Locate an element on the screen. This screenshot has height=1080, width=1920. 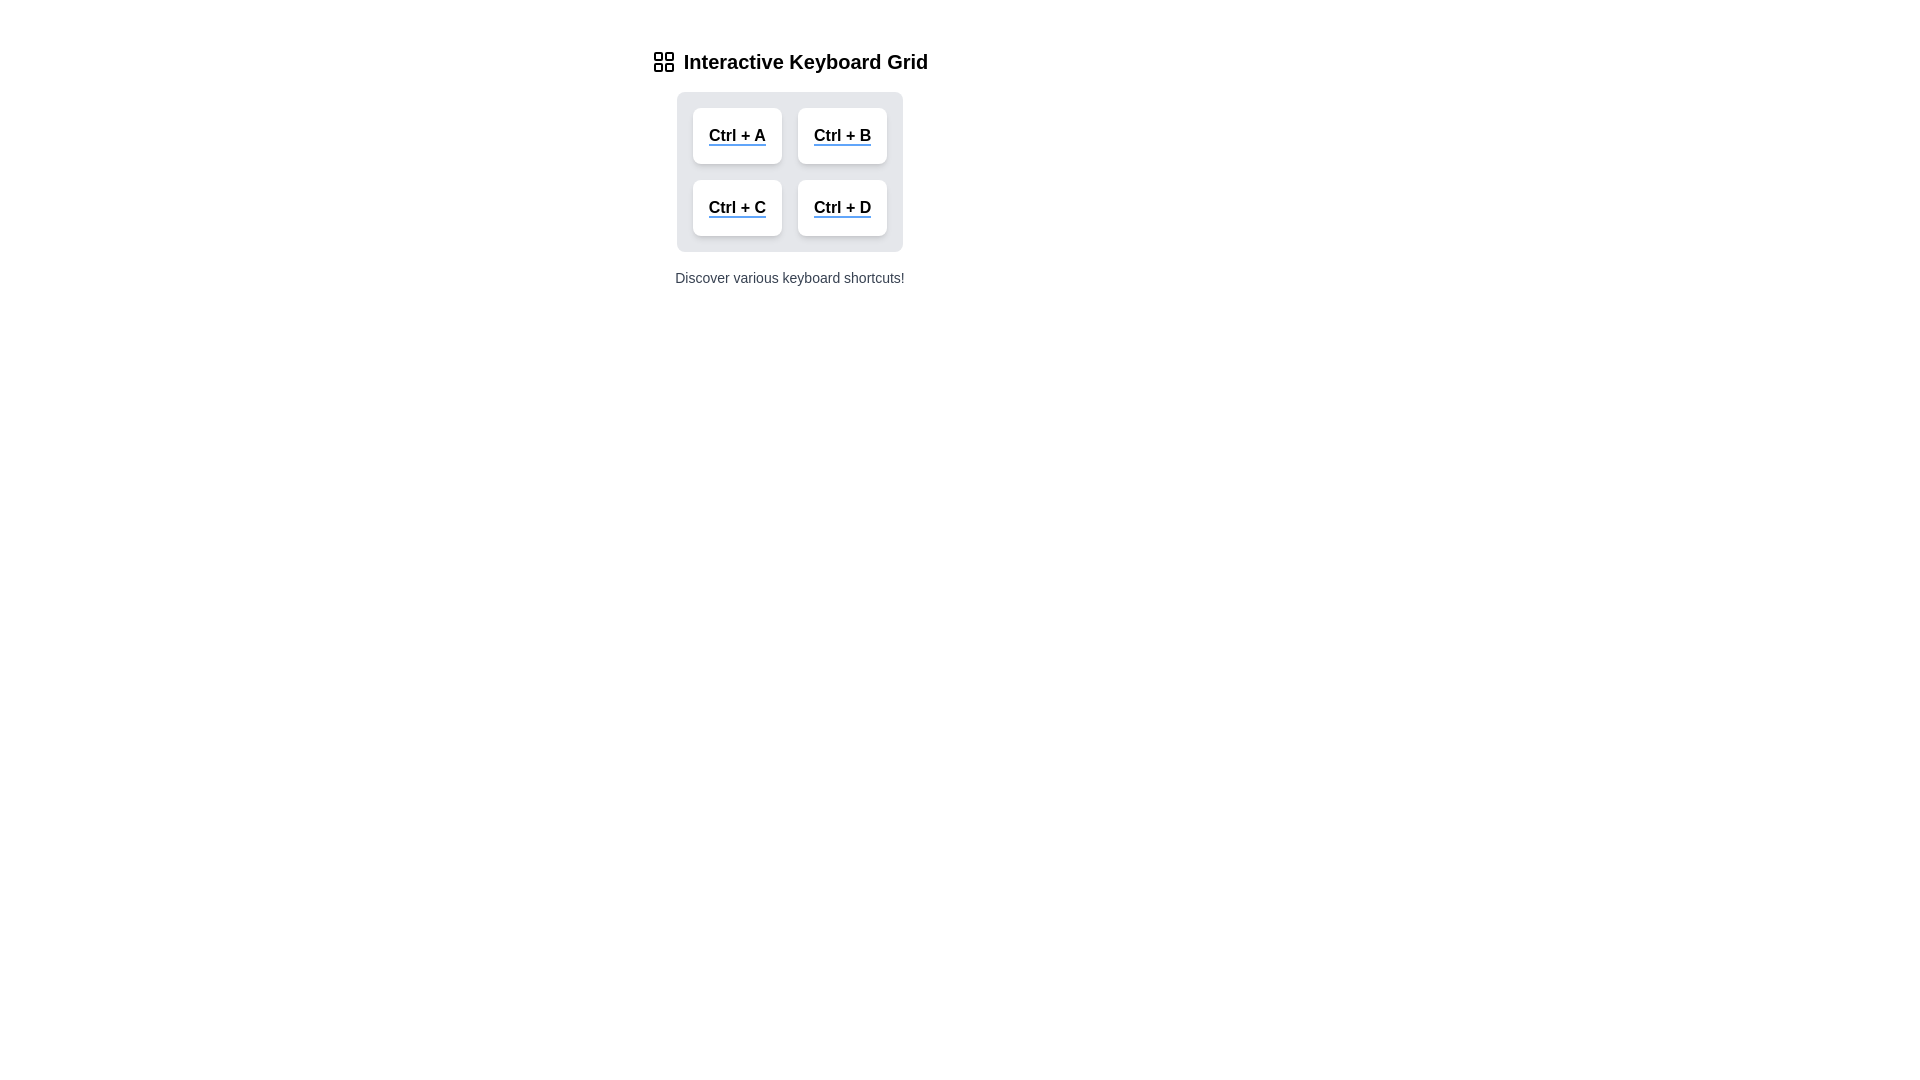
the text label that conveys the shortcut 'Ctrl + D', located in the bottom-right corner of the 2x2 grid of keyboard shortcut buttons is located at coordinates (842, 208).